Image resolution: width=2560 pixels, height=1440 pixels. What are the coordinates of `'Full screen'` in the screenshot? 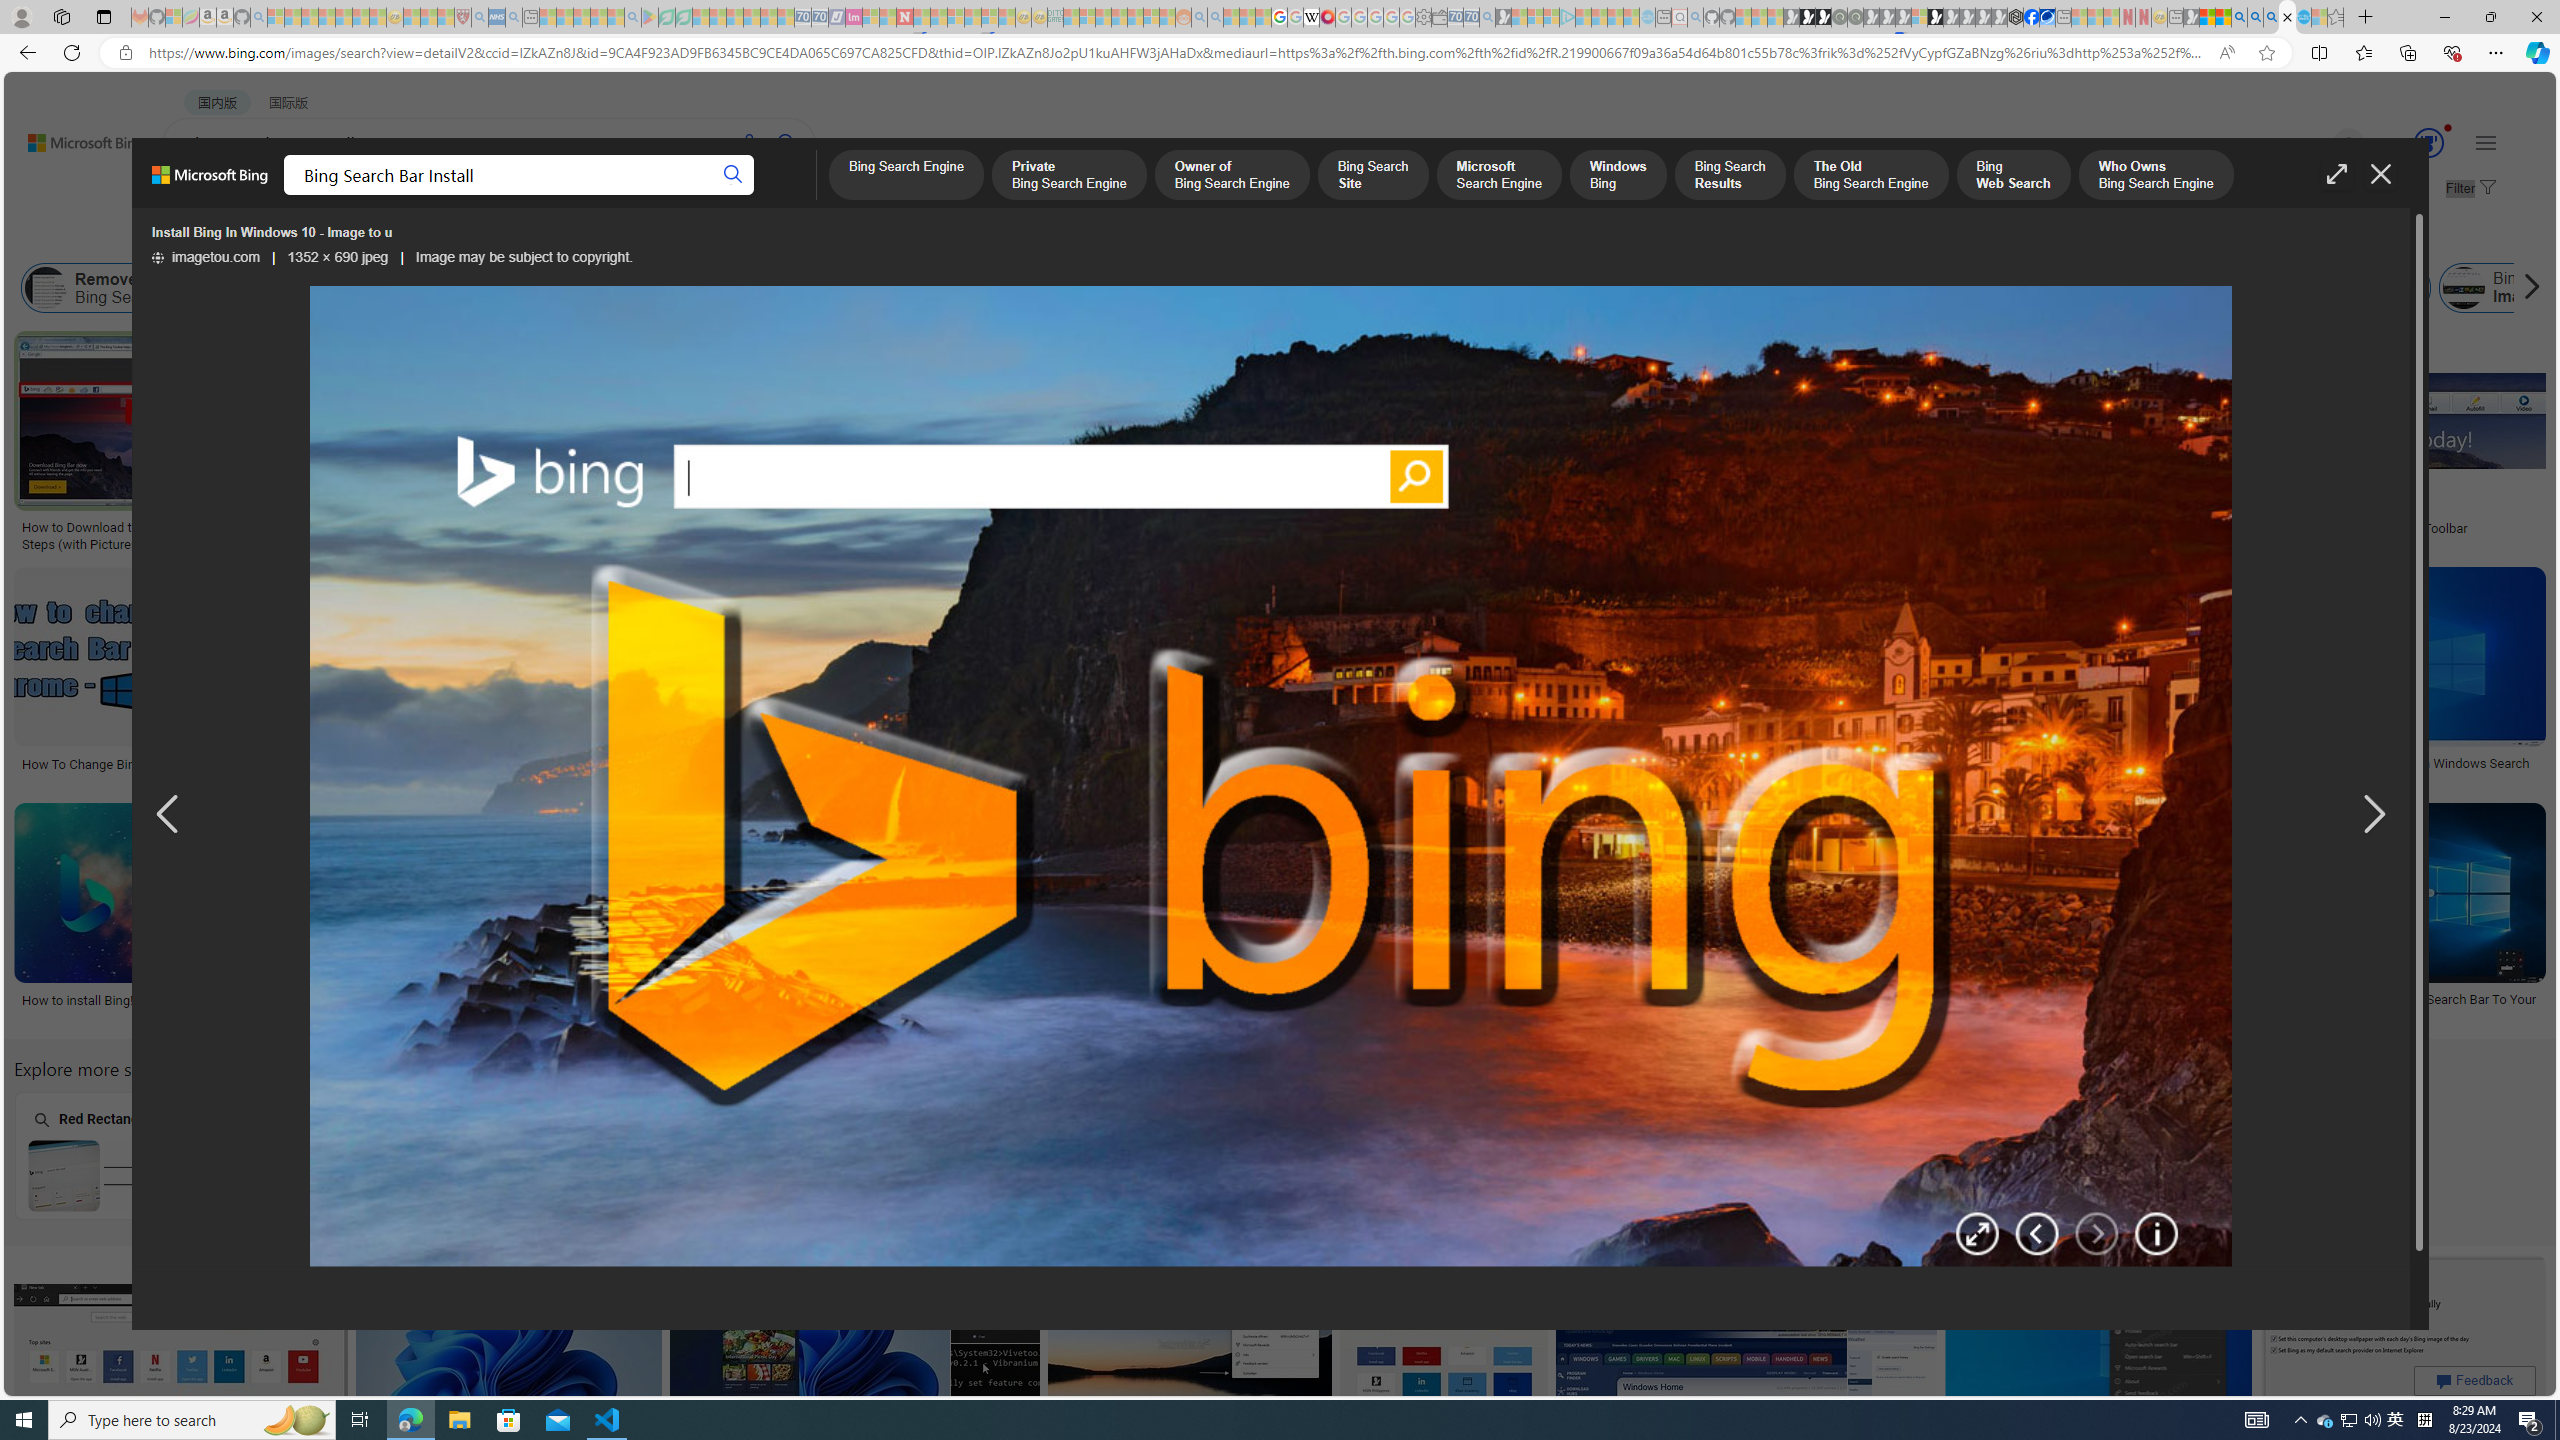 It's located at (2335, 173).